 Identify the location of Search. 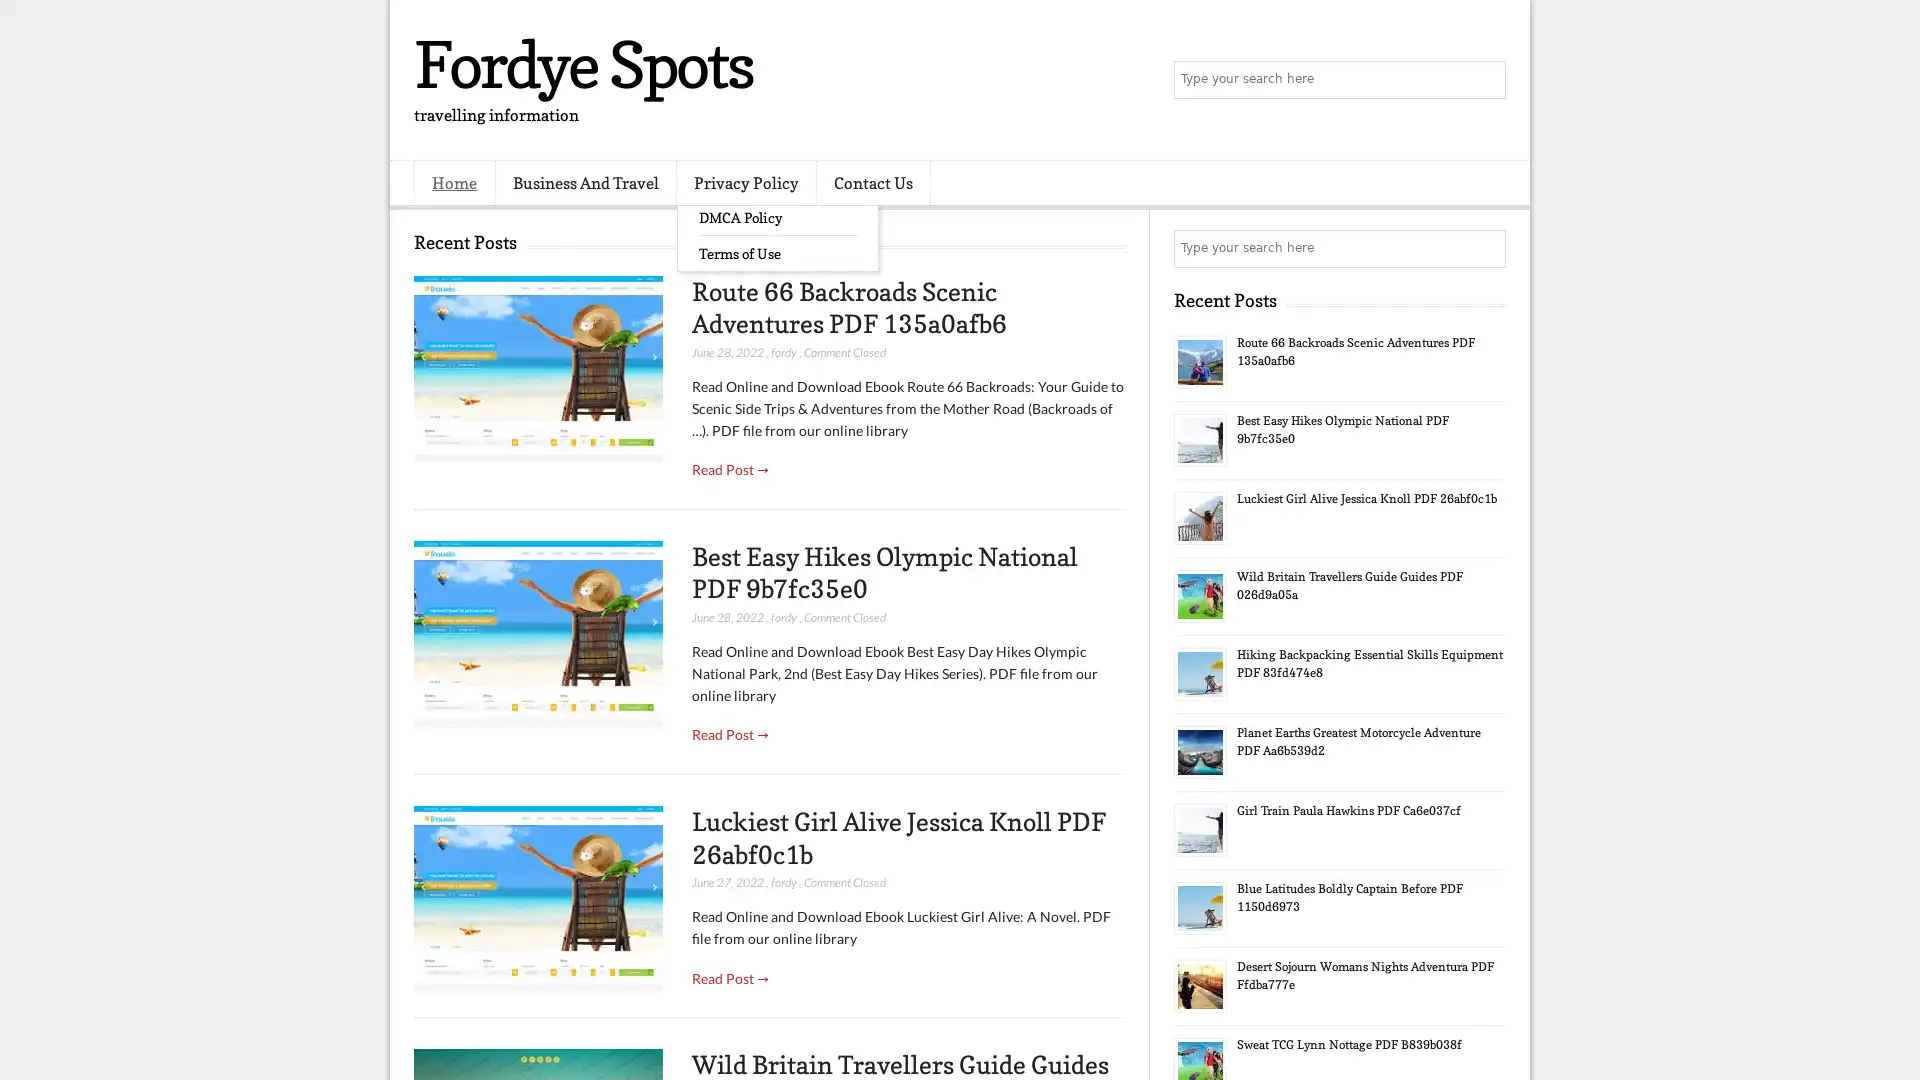
(1485, 248).